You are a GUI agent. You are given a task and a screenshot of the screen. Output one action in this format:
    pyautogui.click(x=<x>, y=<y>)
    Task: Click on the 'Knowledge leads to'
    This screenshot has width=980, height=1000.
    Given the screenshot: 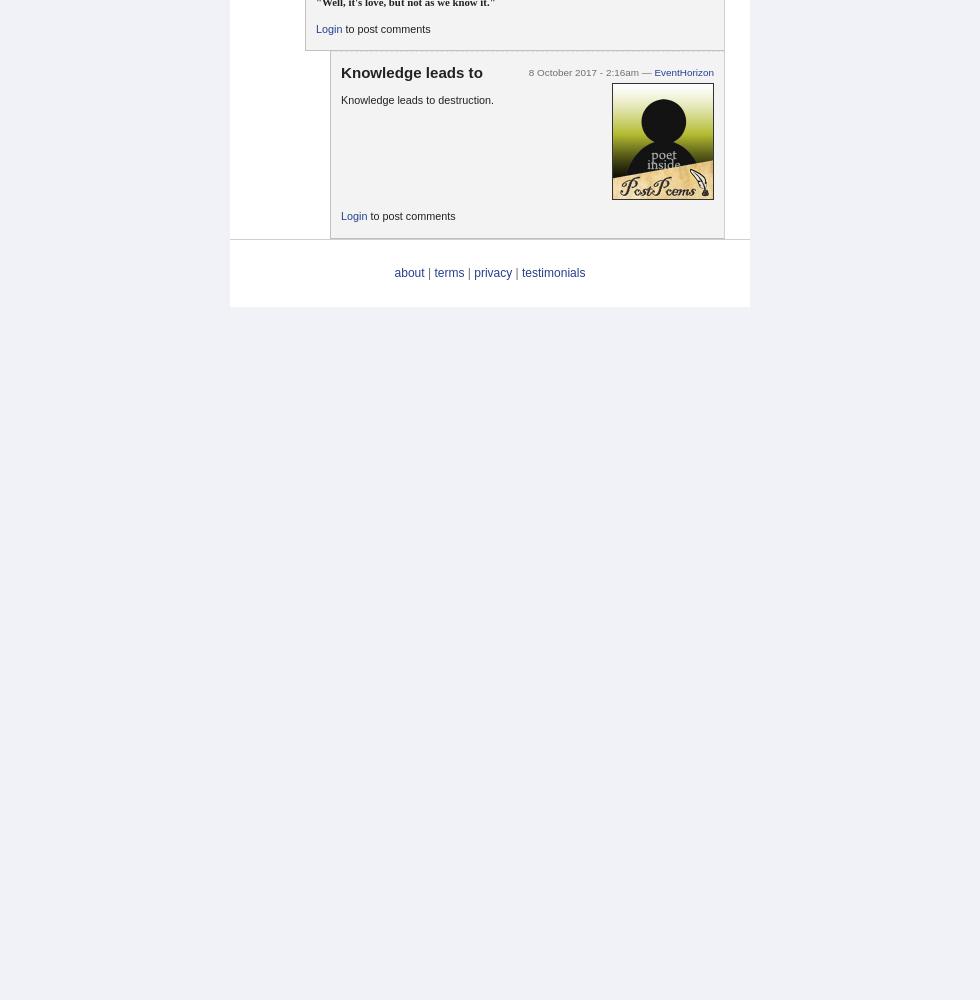 What is the action you would take?
    pyautogui.click(x=411, y=70)
    